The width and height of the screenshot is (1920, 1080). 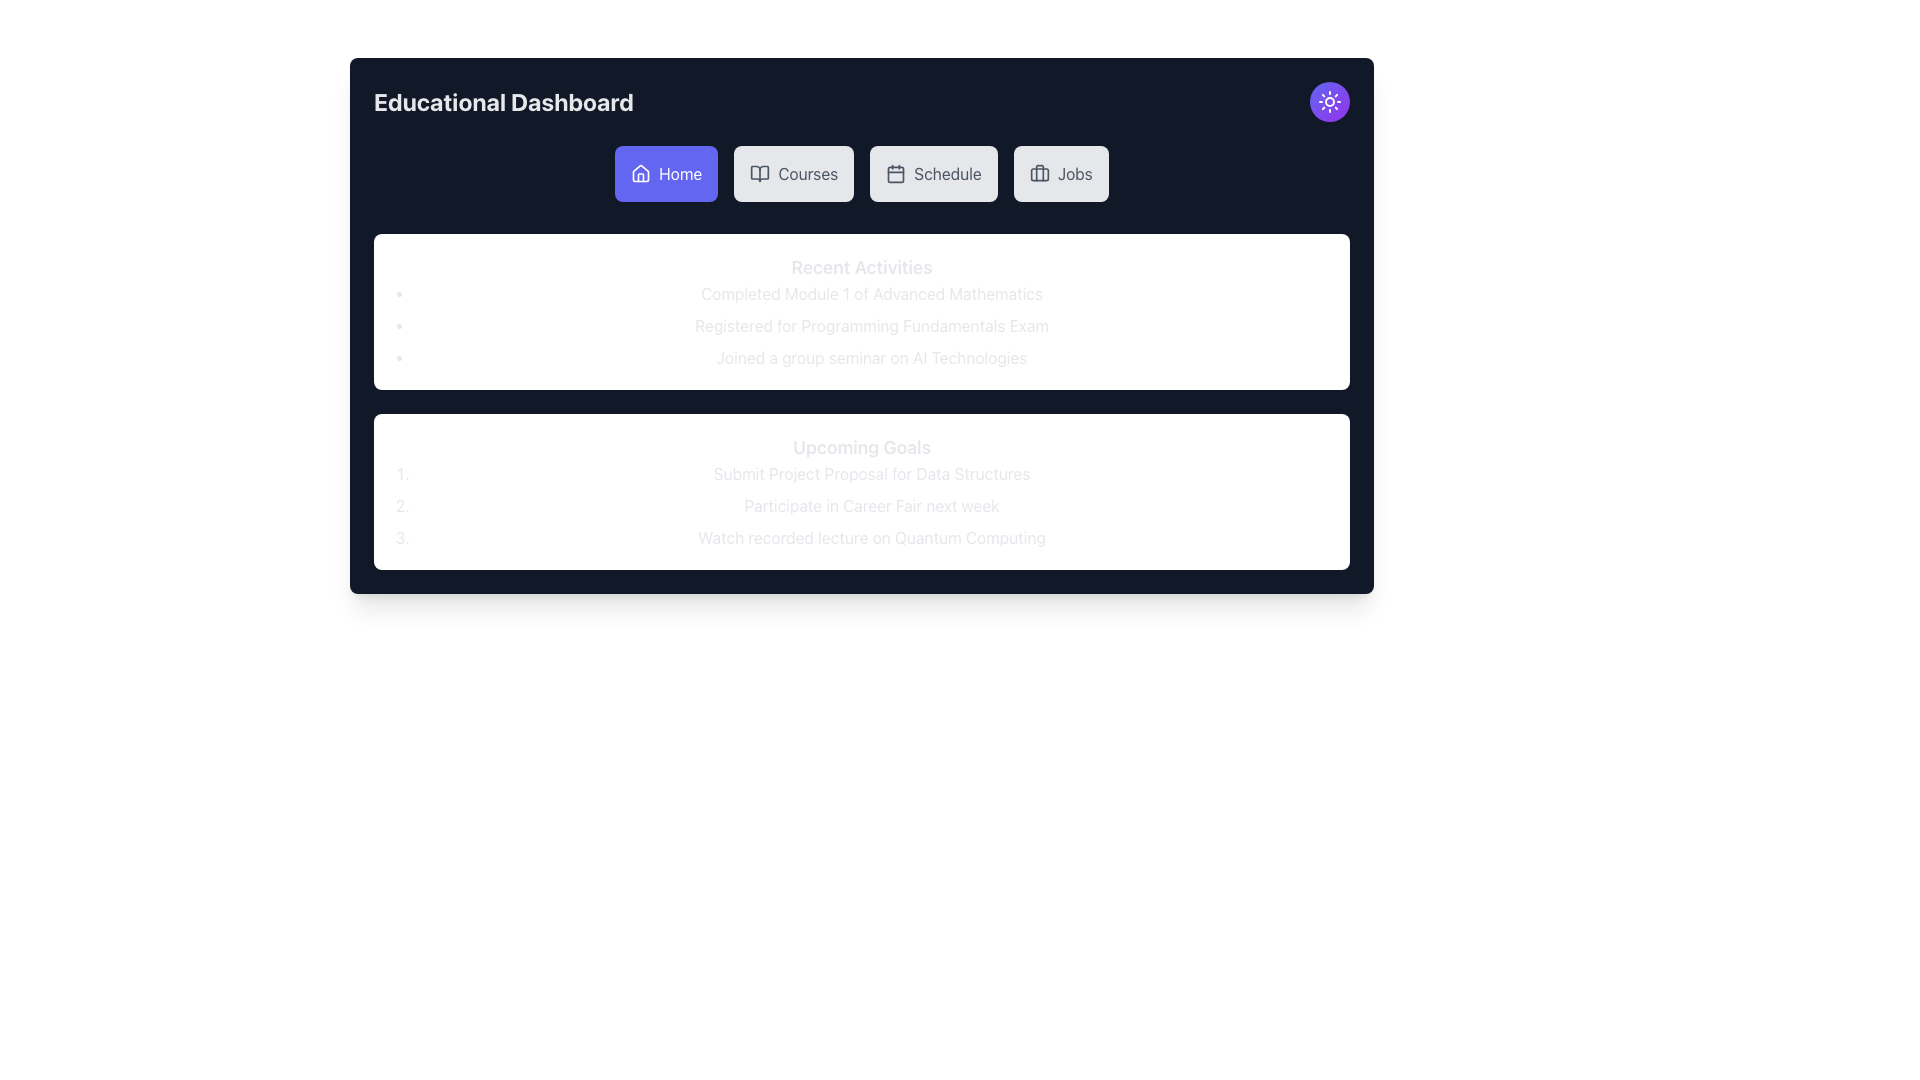 I want to click on the decorative SVG rectangle shape that is part of the briefcase icon representing the 'Jobs' button in the navigation bar, so click(x=1039, y=173).